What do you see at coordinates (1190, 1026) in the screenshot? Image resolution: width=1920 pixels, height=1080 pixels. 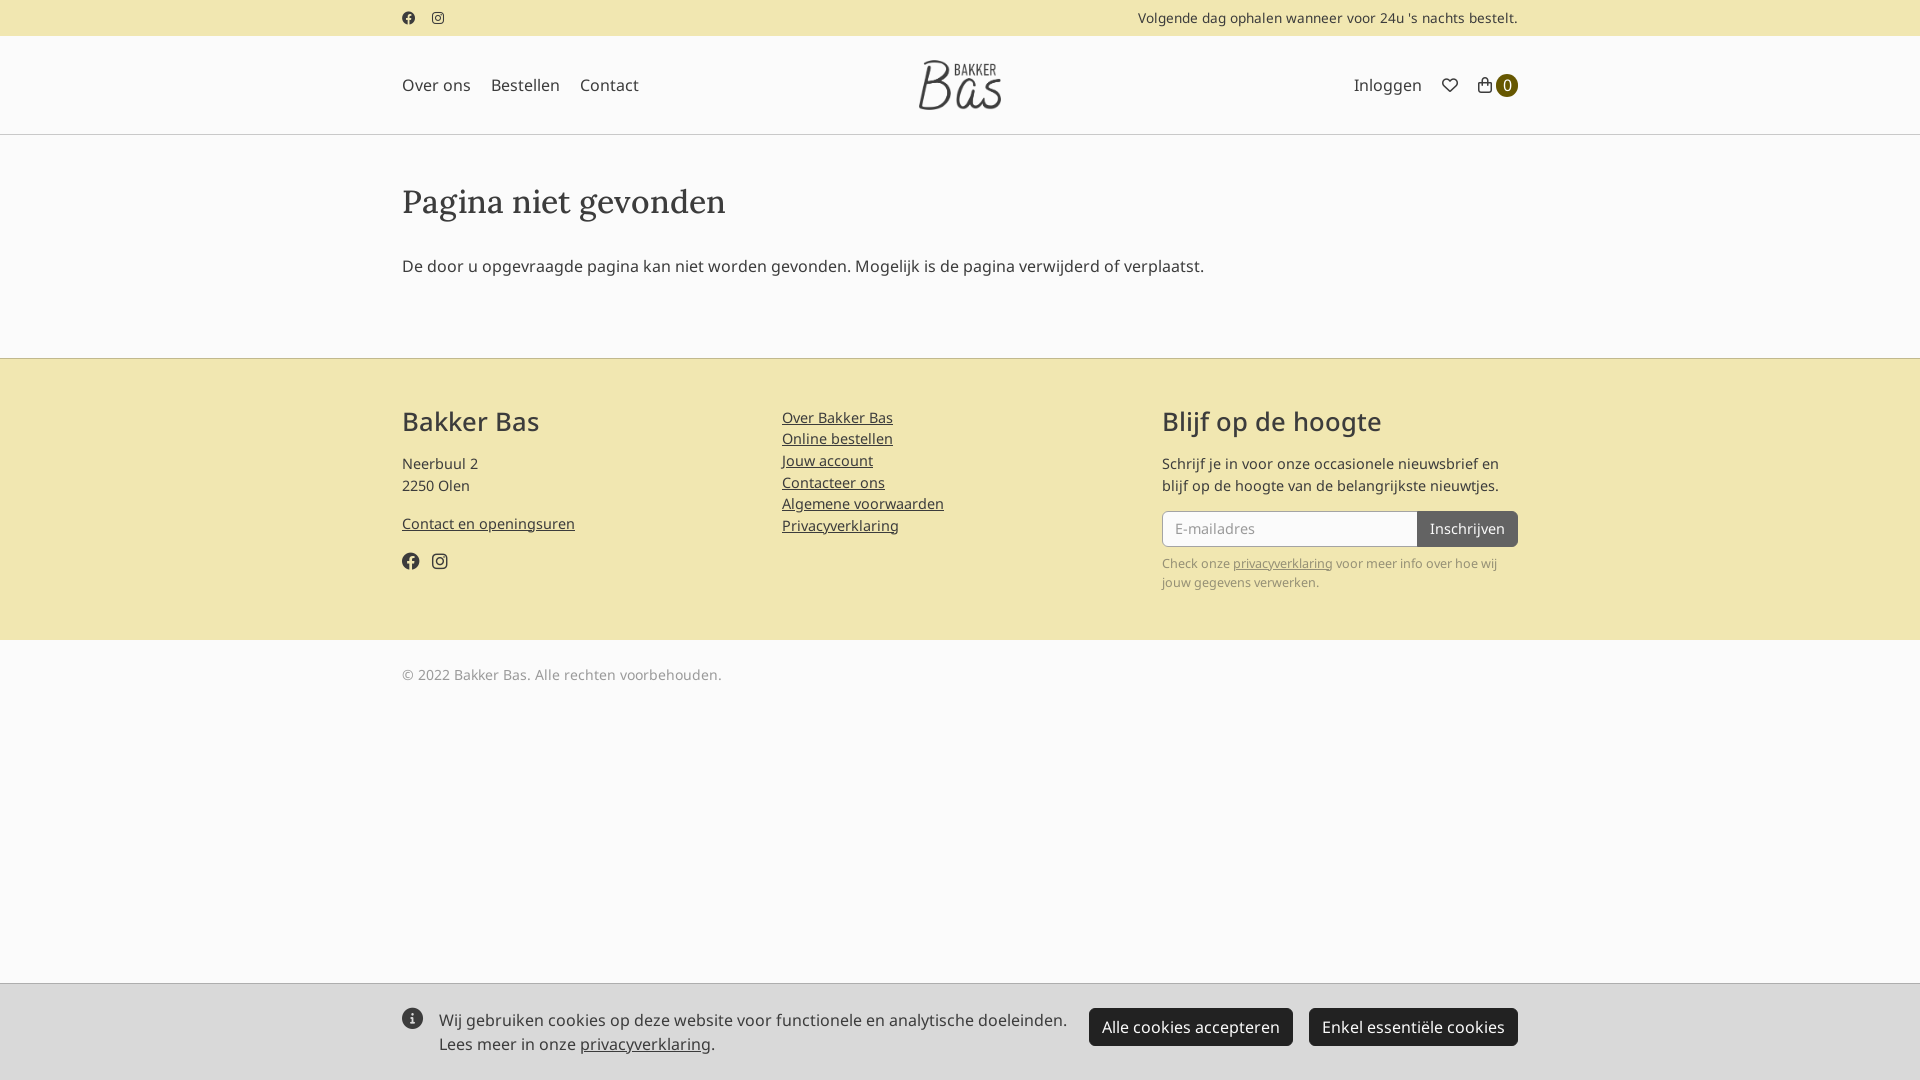 I see `'Alle cookies accepteren'` at bounding box center [1190, 1026].